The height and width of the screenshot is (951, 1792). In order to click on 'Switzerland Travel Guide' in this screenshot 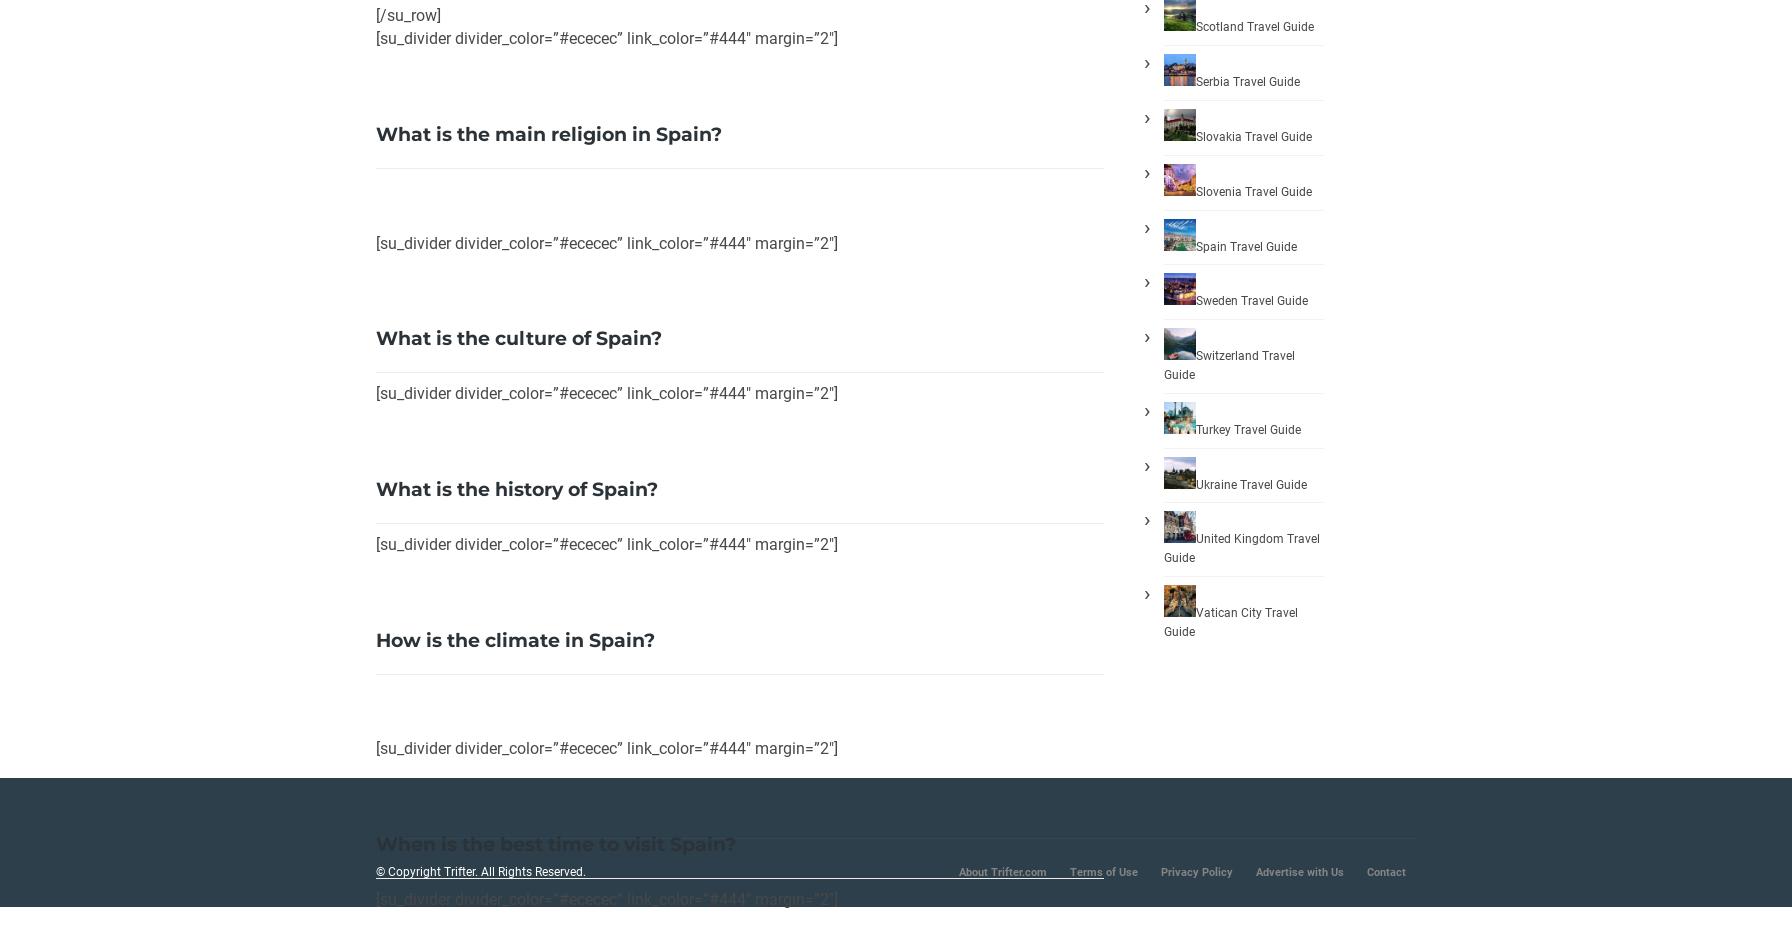, I will do `click(1229, 364)`.